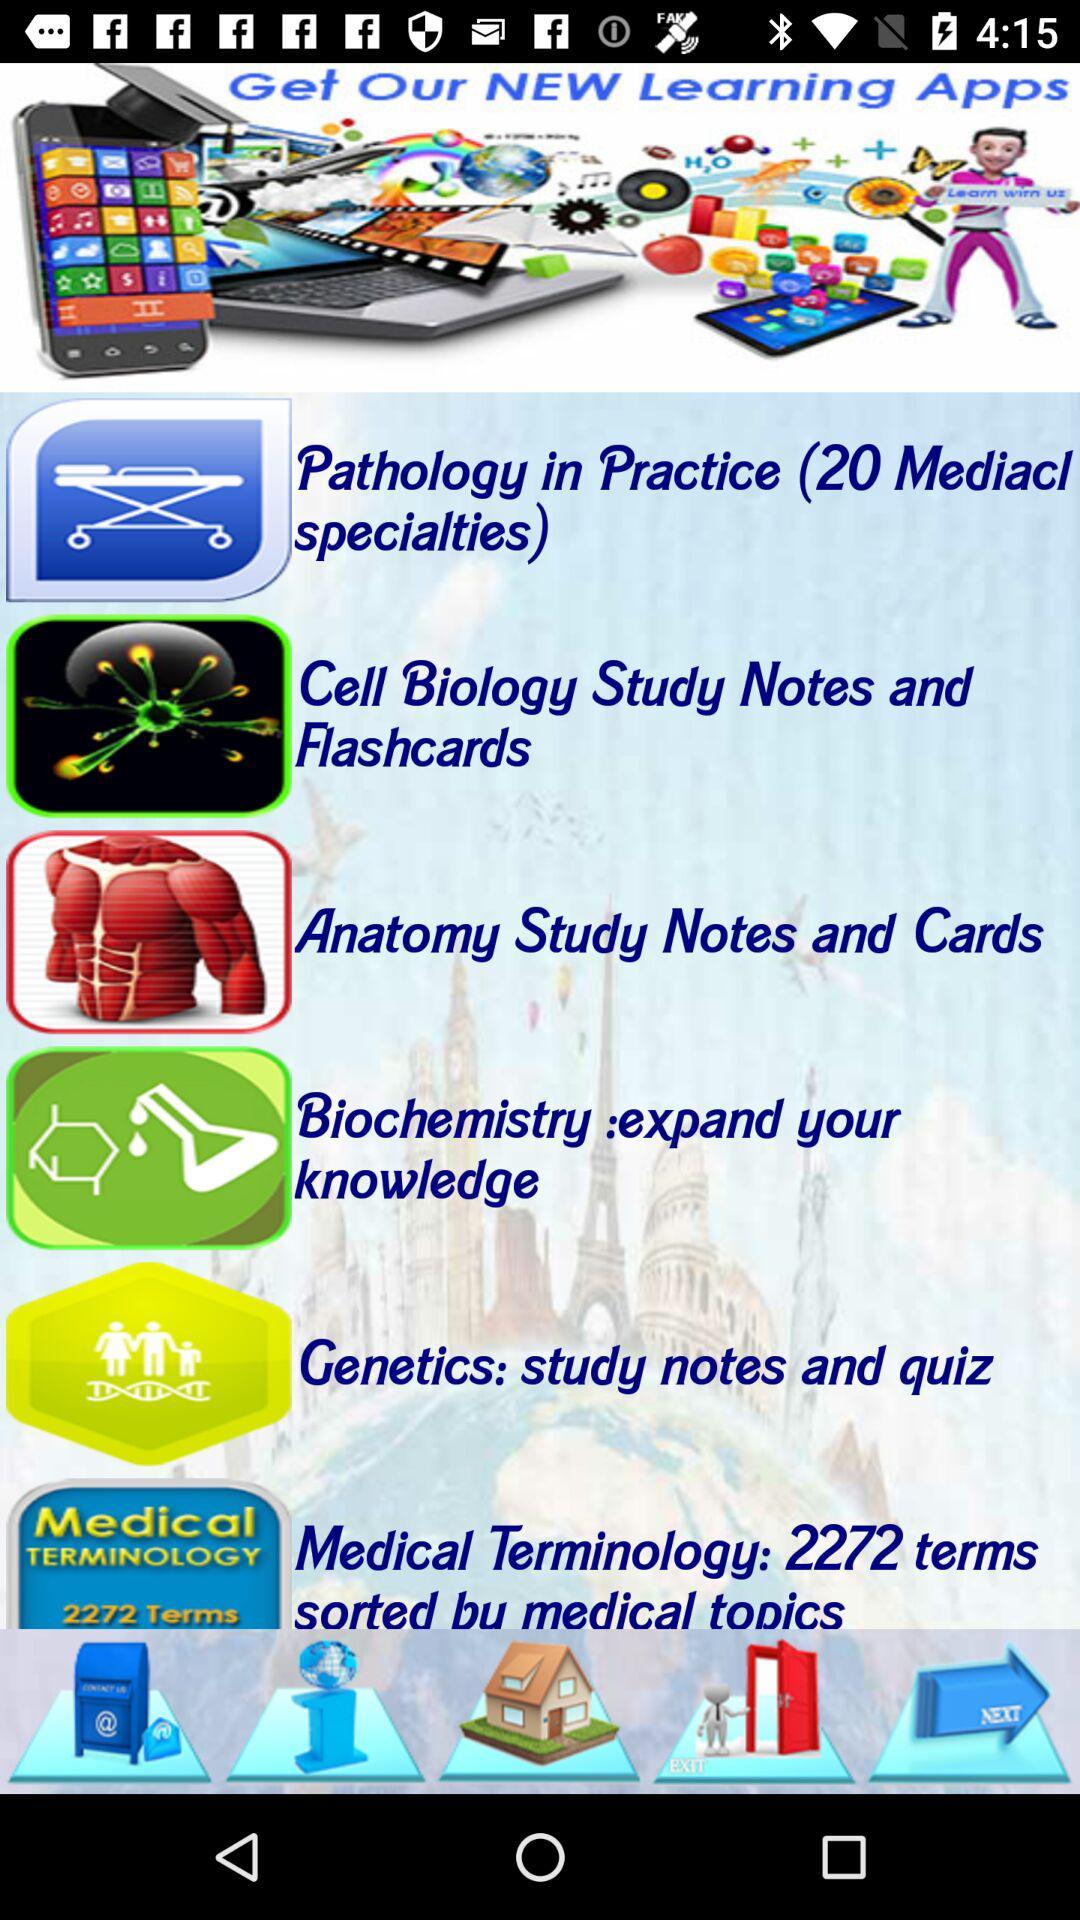  Describe the element at coordinates (147, 1363) in the screenshot. I see `come back` at that location.